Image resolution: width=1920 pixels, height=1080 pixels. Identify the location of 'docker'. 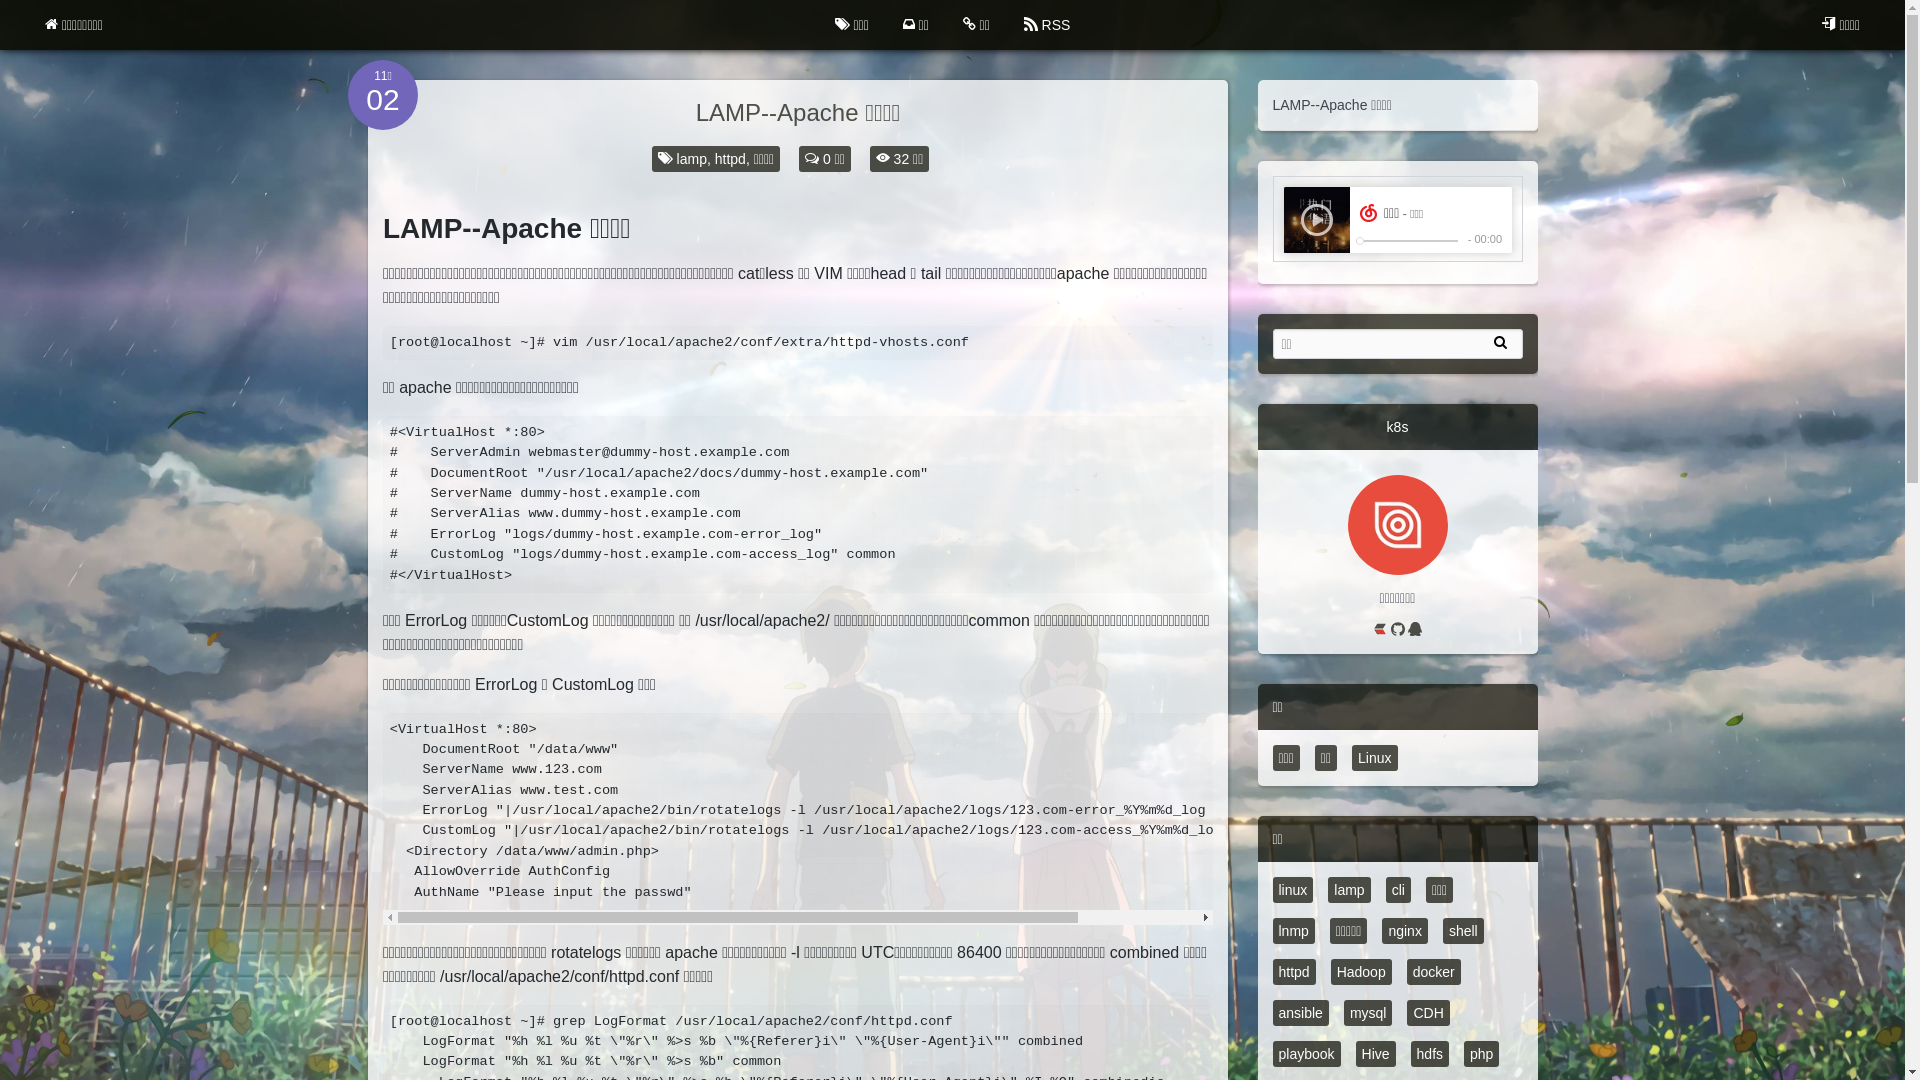
(1433, 971).